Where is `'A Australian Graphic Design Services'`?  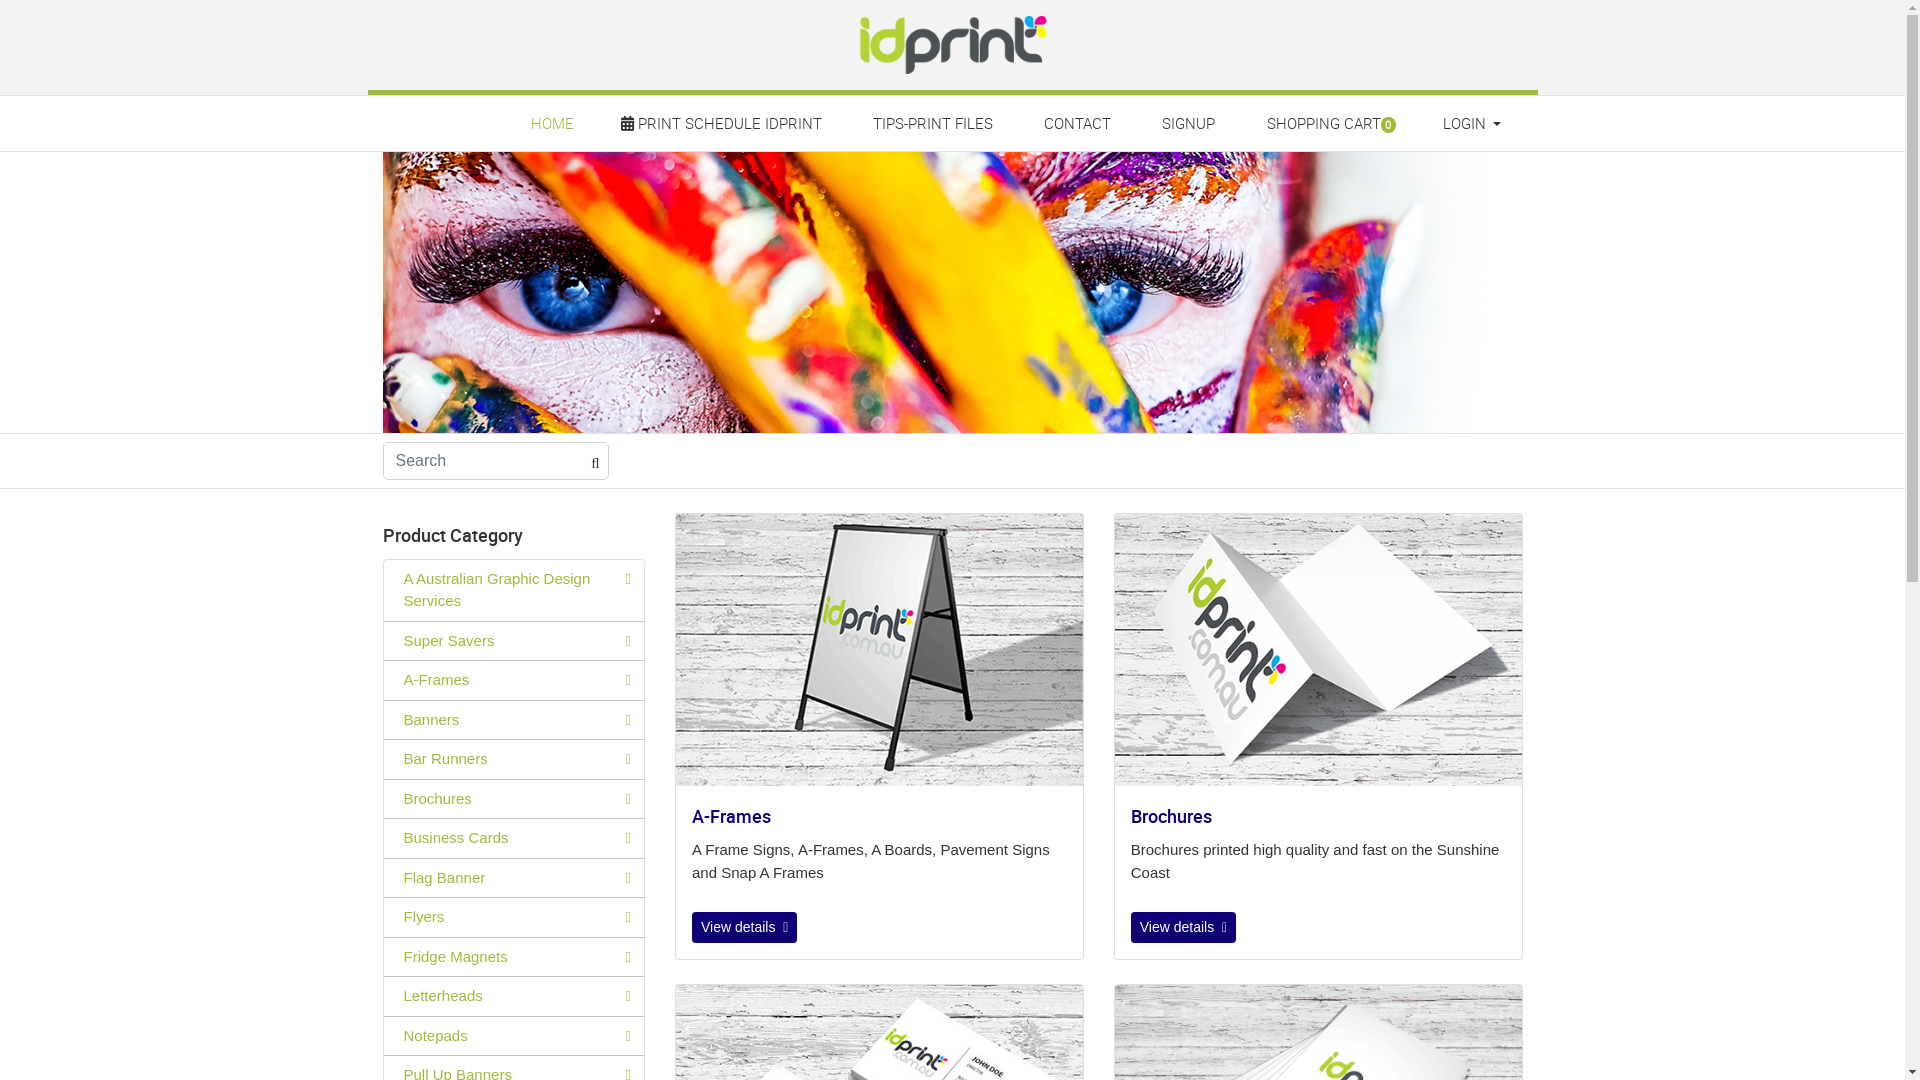
'A Australian Graphic Design Services' is located at coordinates (384, 589).